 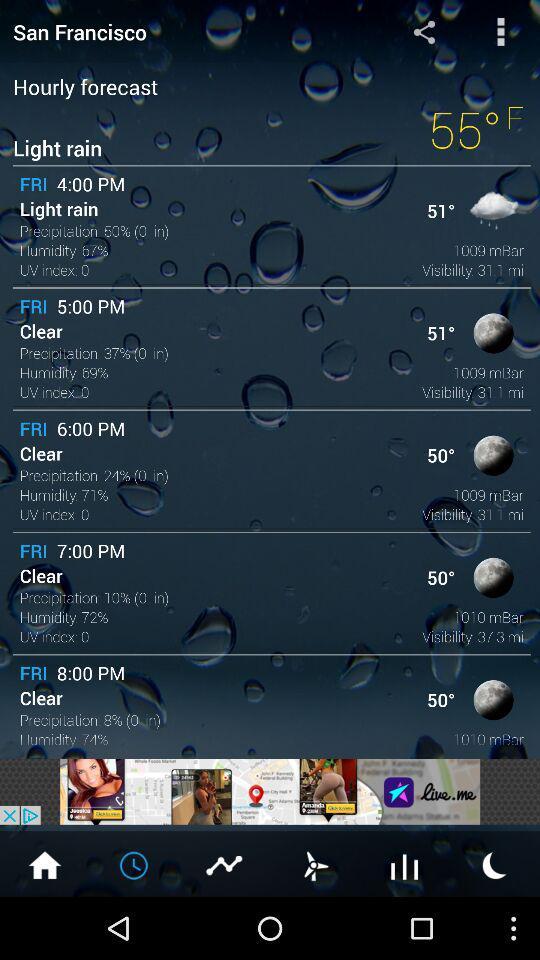 What do you see at coordinates (270, 791) in the screenshot?
I see `new advertisements` at bounding box center [270, 791].